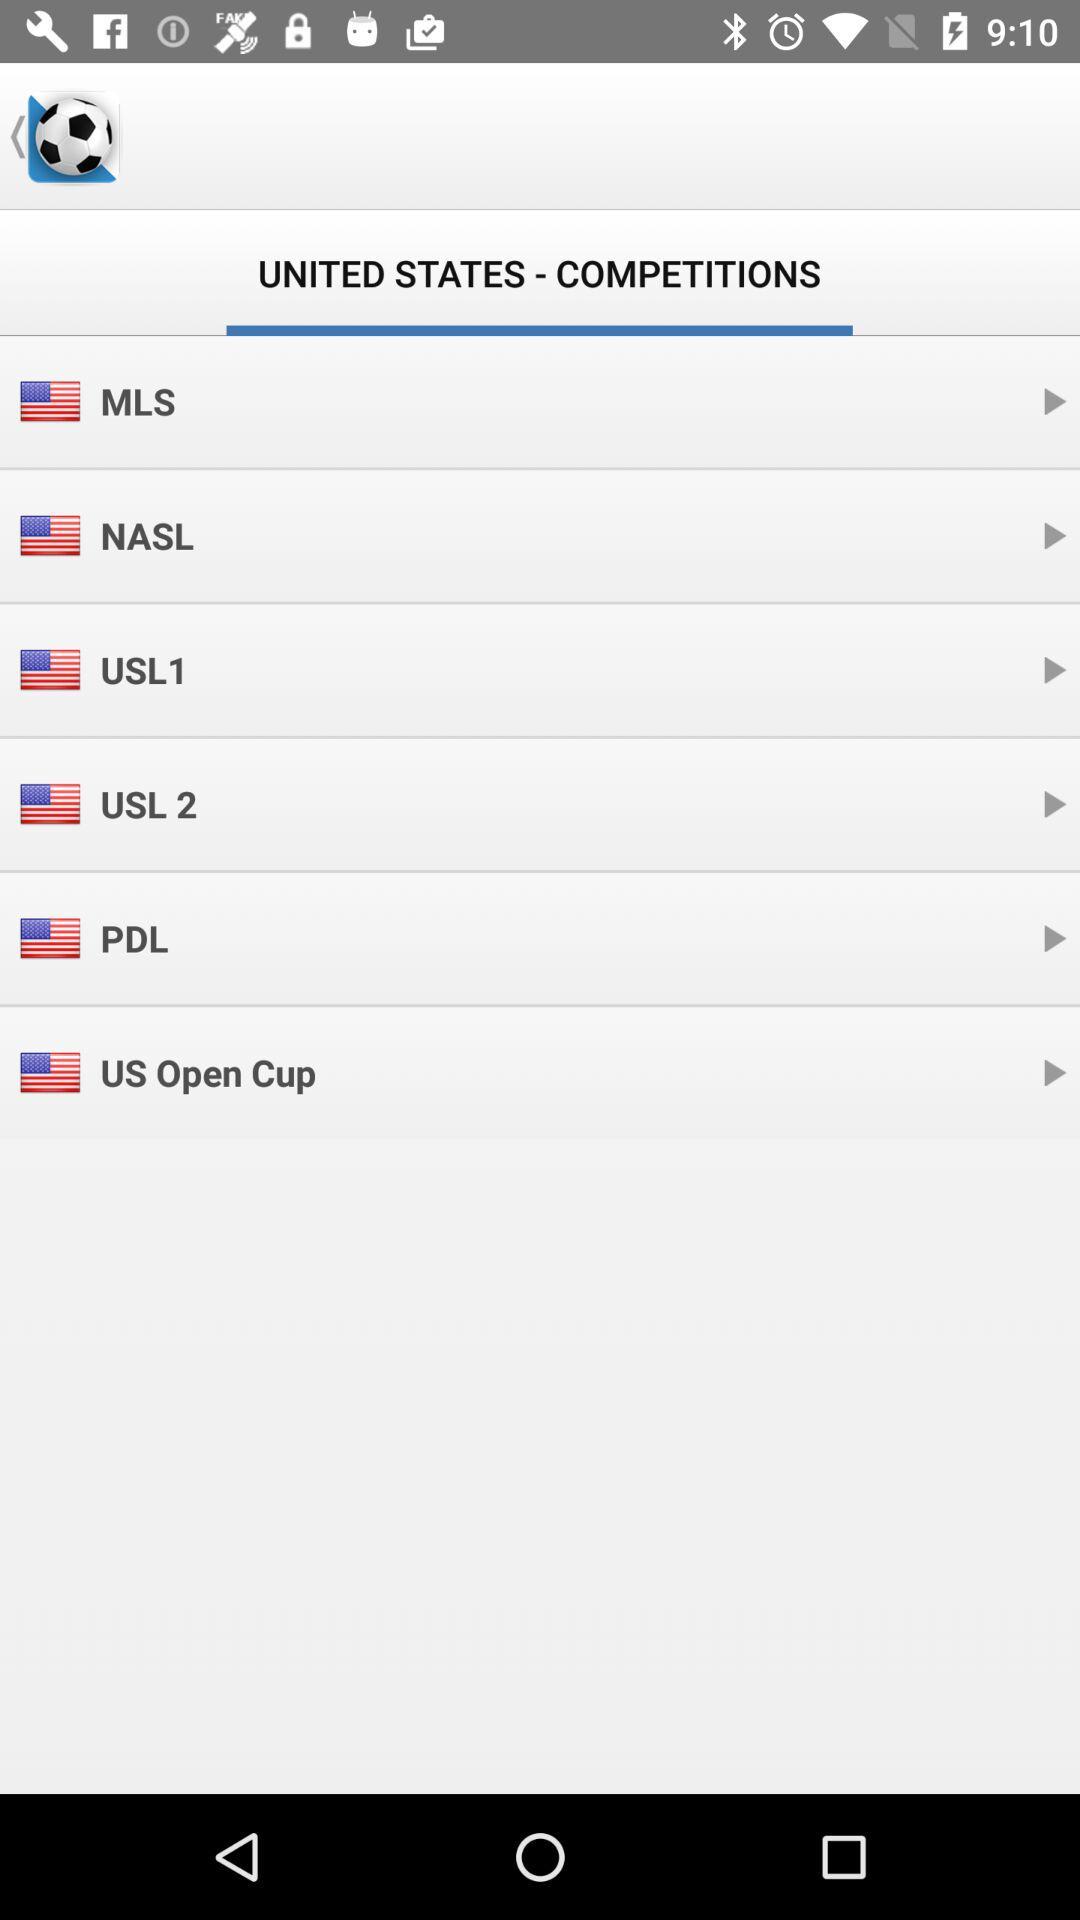 Image resolution: width=1080 pixels, height=1920 pixels. Describe the element at coordinates (146, 535) in the screenshot. I see `the item above the usl1 icon` at that location.